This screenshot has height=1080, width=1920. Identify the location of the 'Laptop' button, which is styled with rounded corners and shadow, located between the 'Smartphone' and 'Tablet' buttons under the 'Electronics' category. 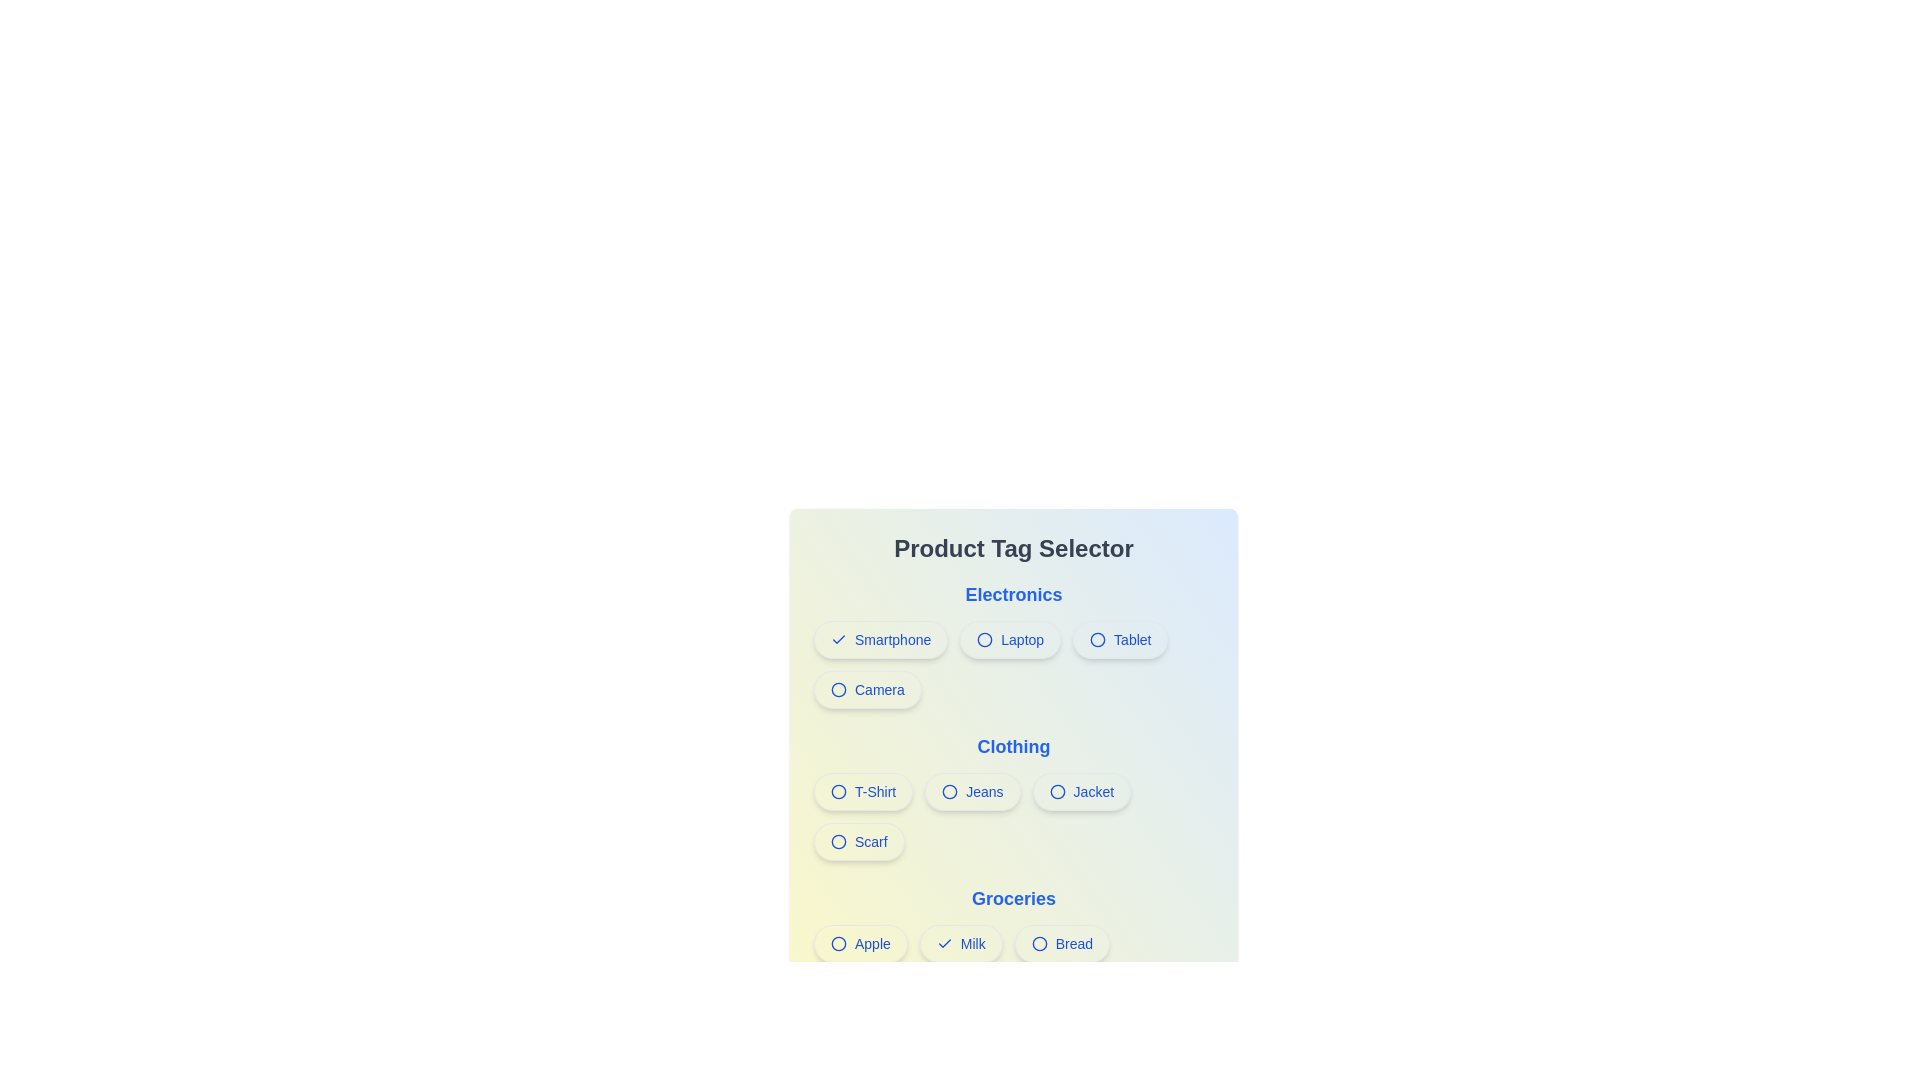
(1013, 644).